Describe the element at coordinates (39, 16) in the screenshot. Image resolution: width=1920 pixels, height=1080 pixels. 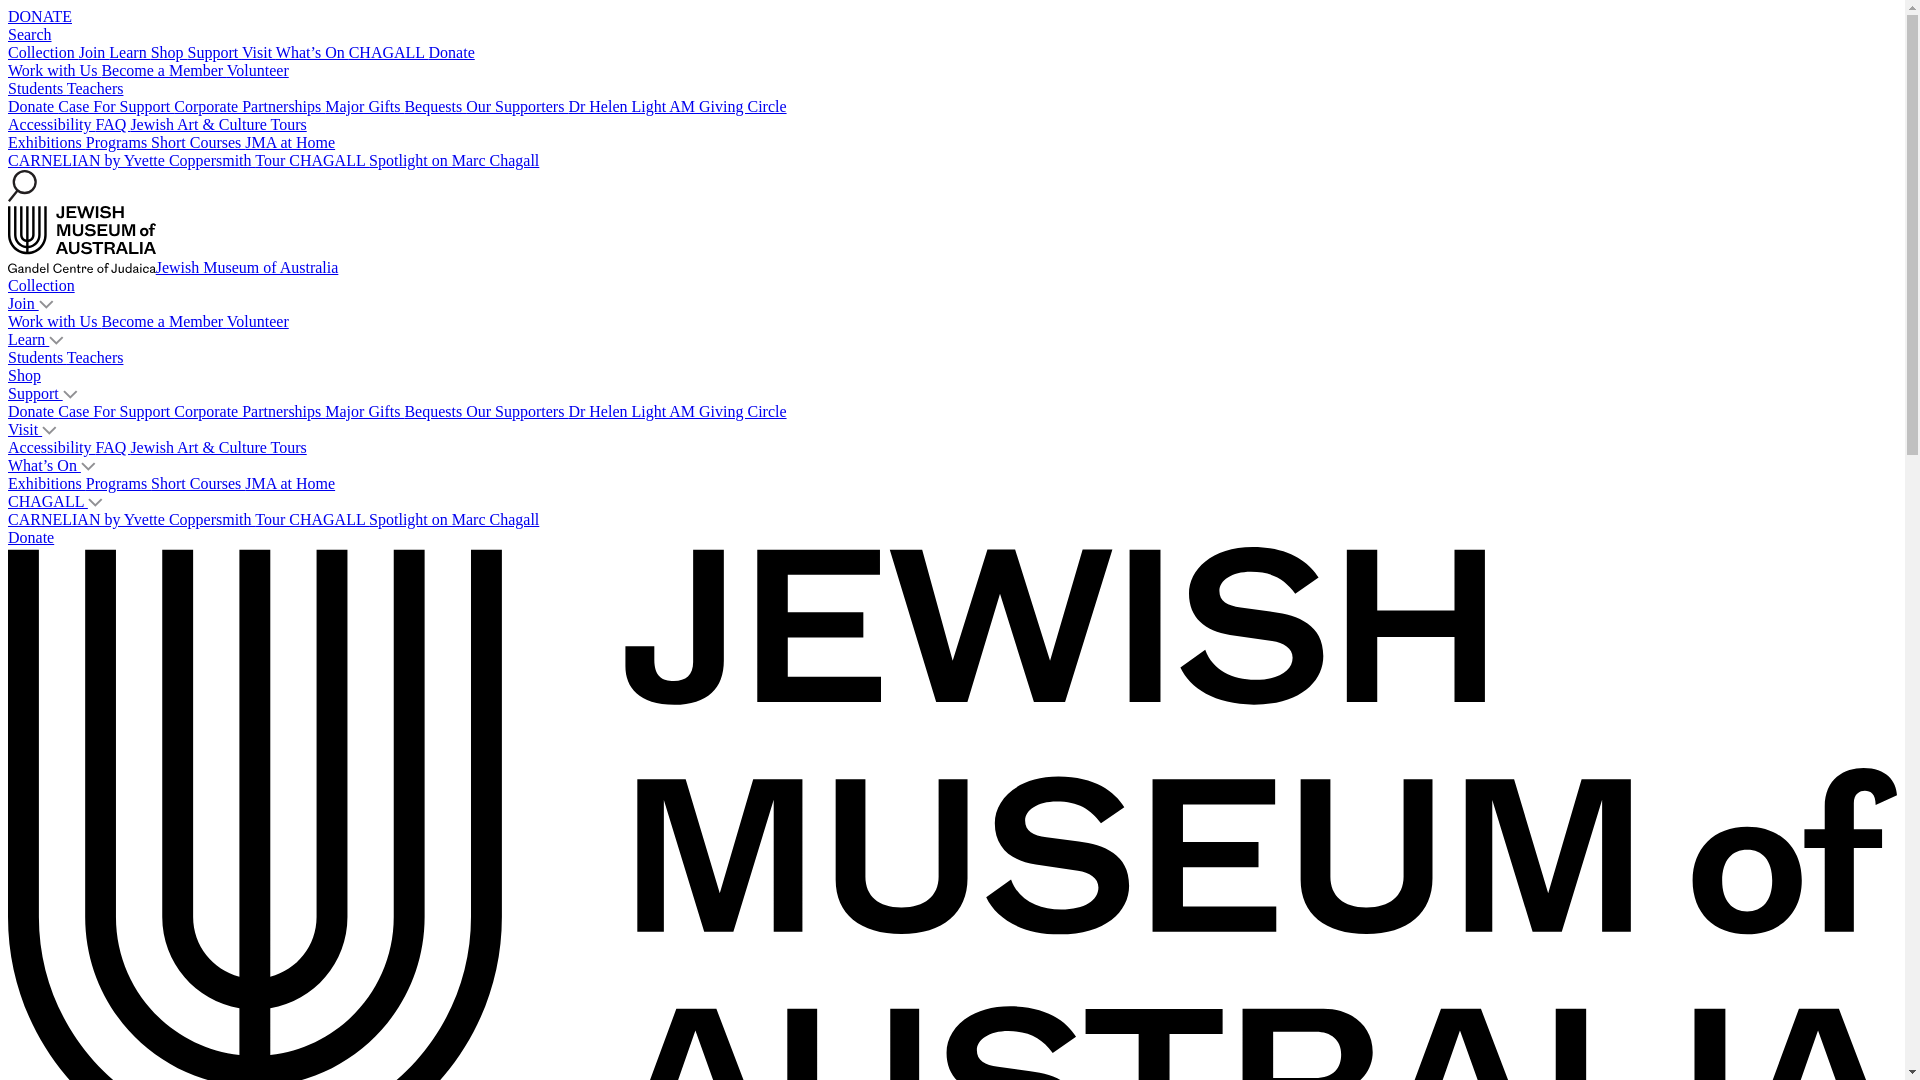
I see `'DONATE'` at that location.